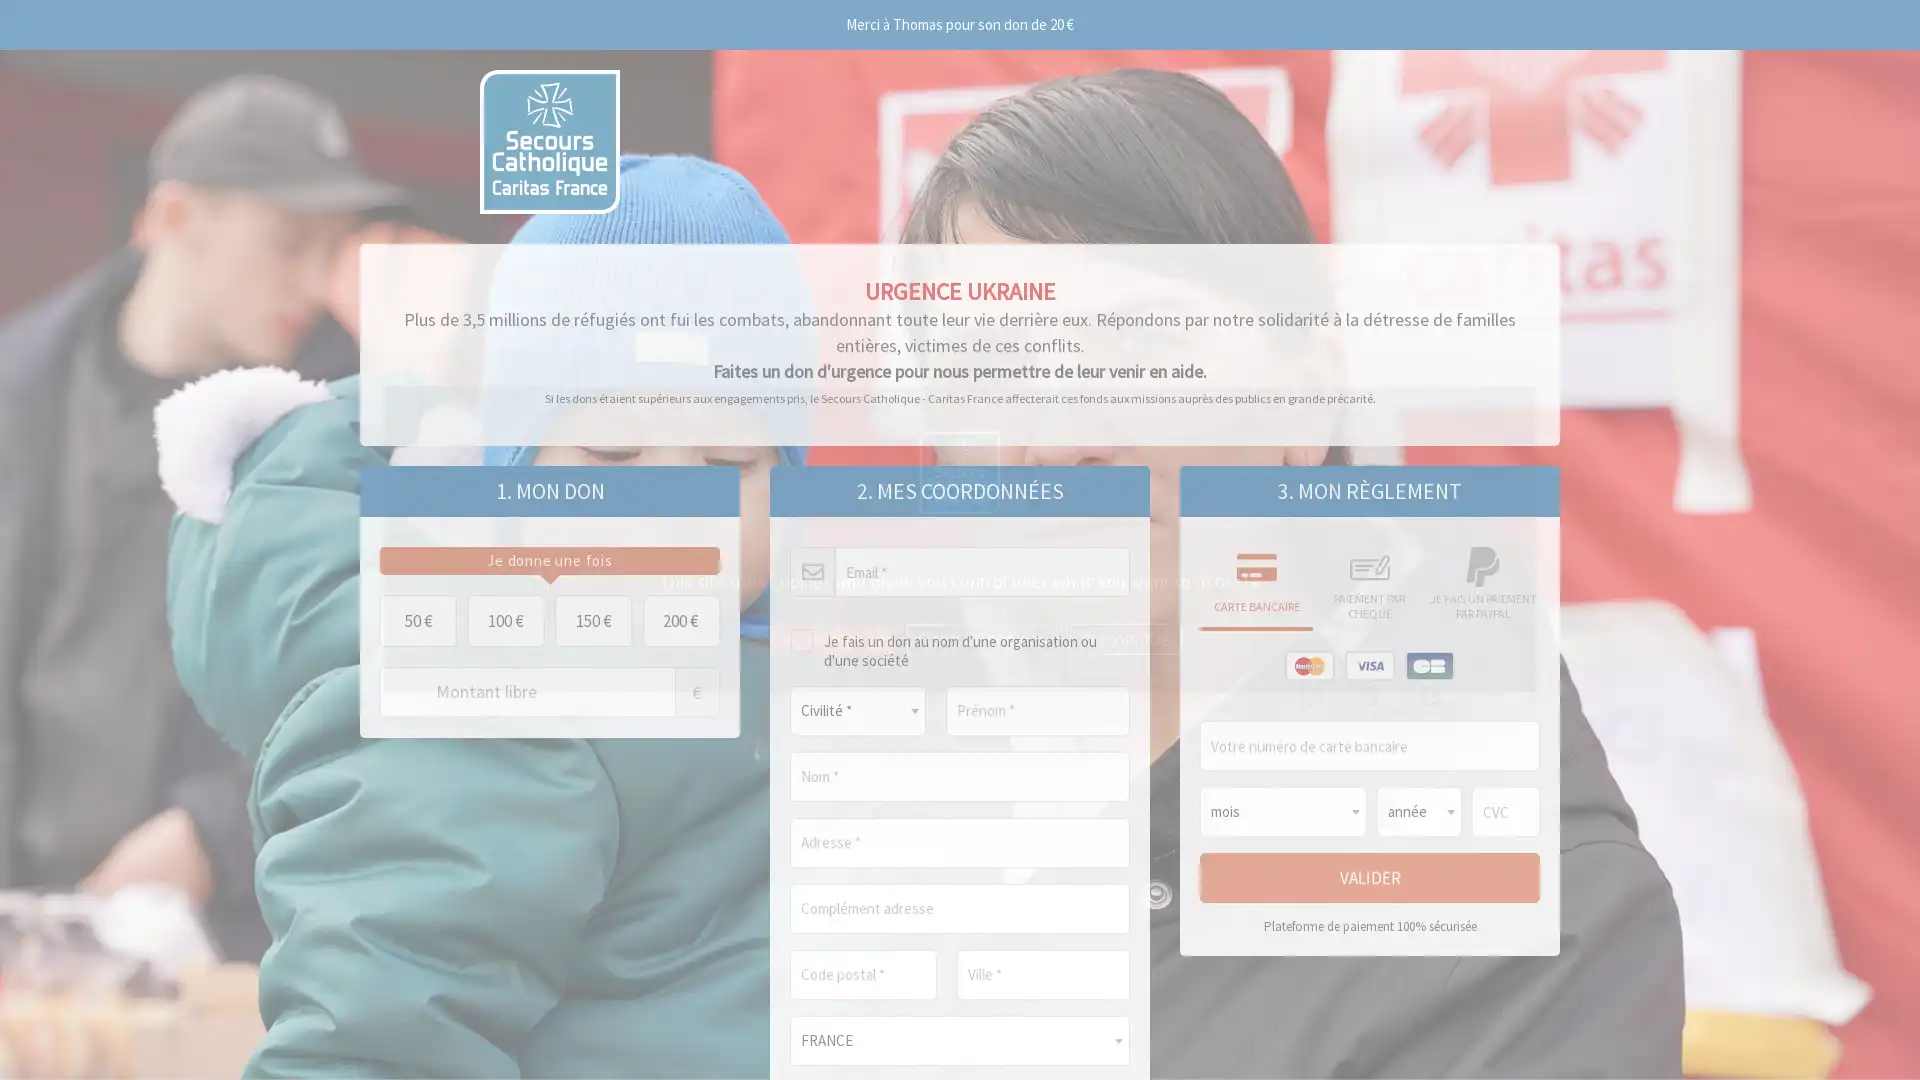 This screenshot has height=1080, width=1920. What do you see at coordinates (819, 639) in the screenshot?
I see `OK, accept all` at bounding box center [819, 639].